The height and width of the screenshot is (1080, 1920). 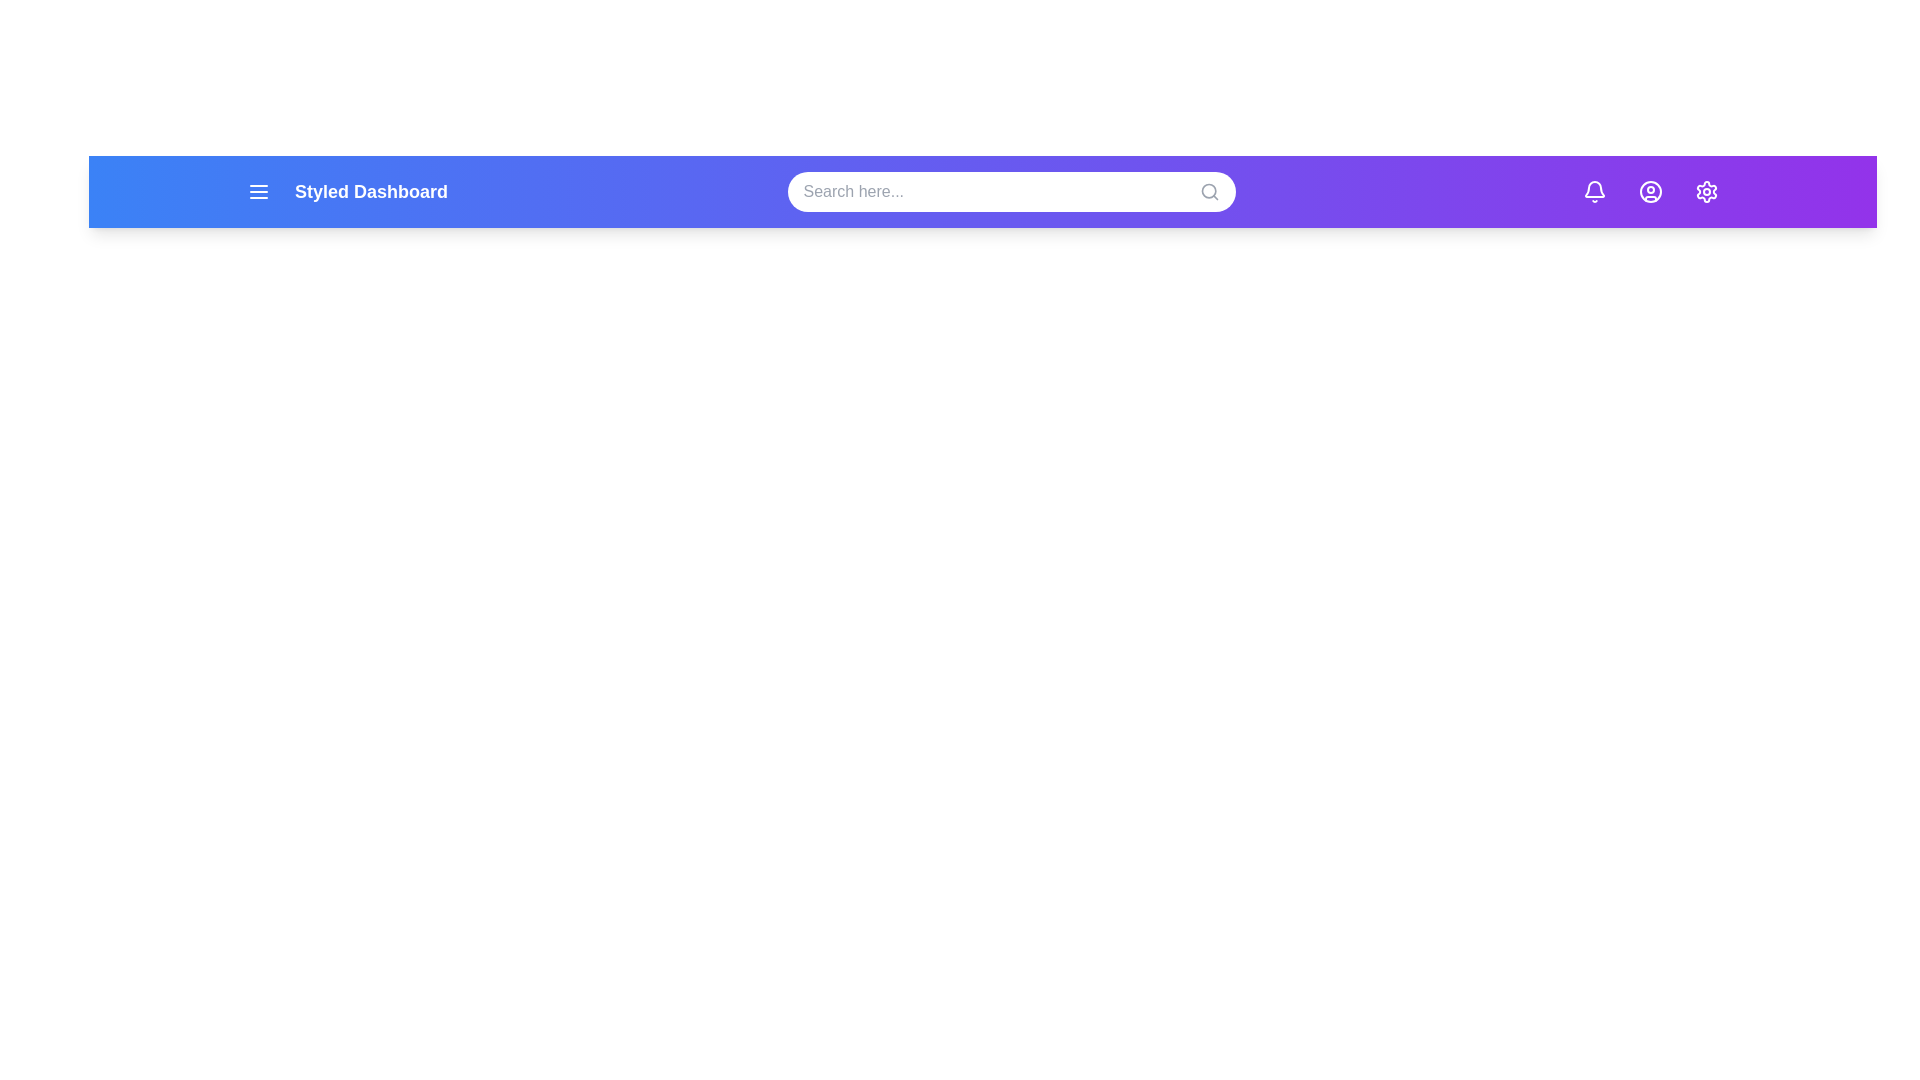 I want to click on the menu button to expand or collapse navigation options, so click(x=258, y=192).